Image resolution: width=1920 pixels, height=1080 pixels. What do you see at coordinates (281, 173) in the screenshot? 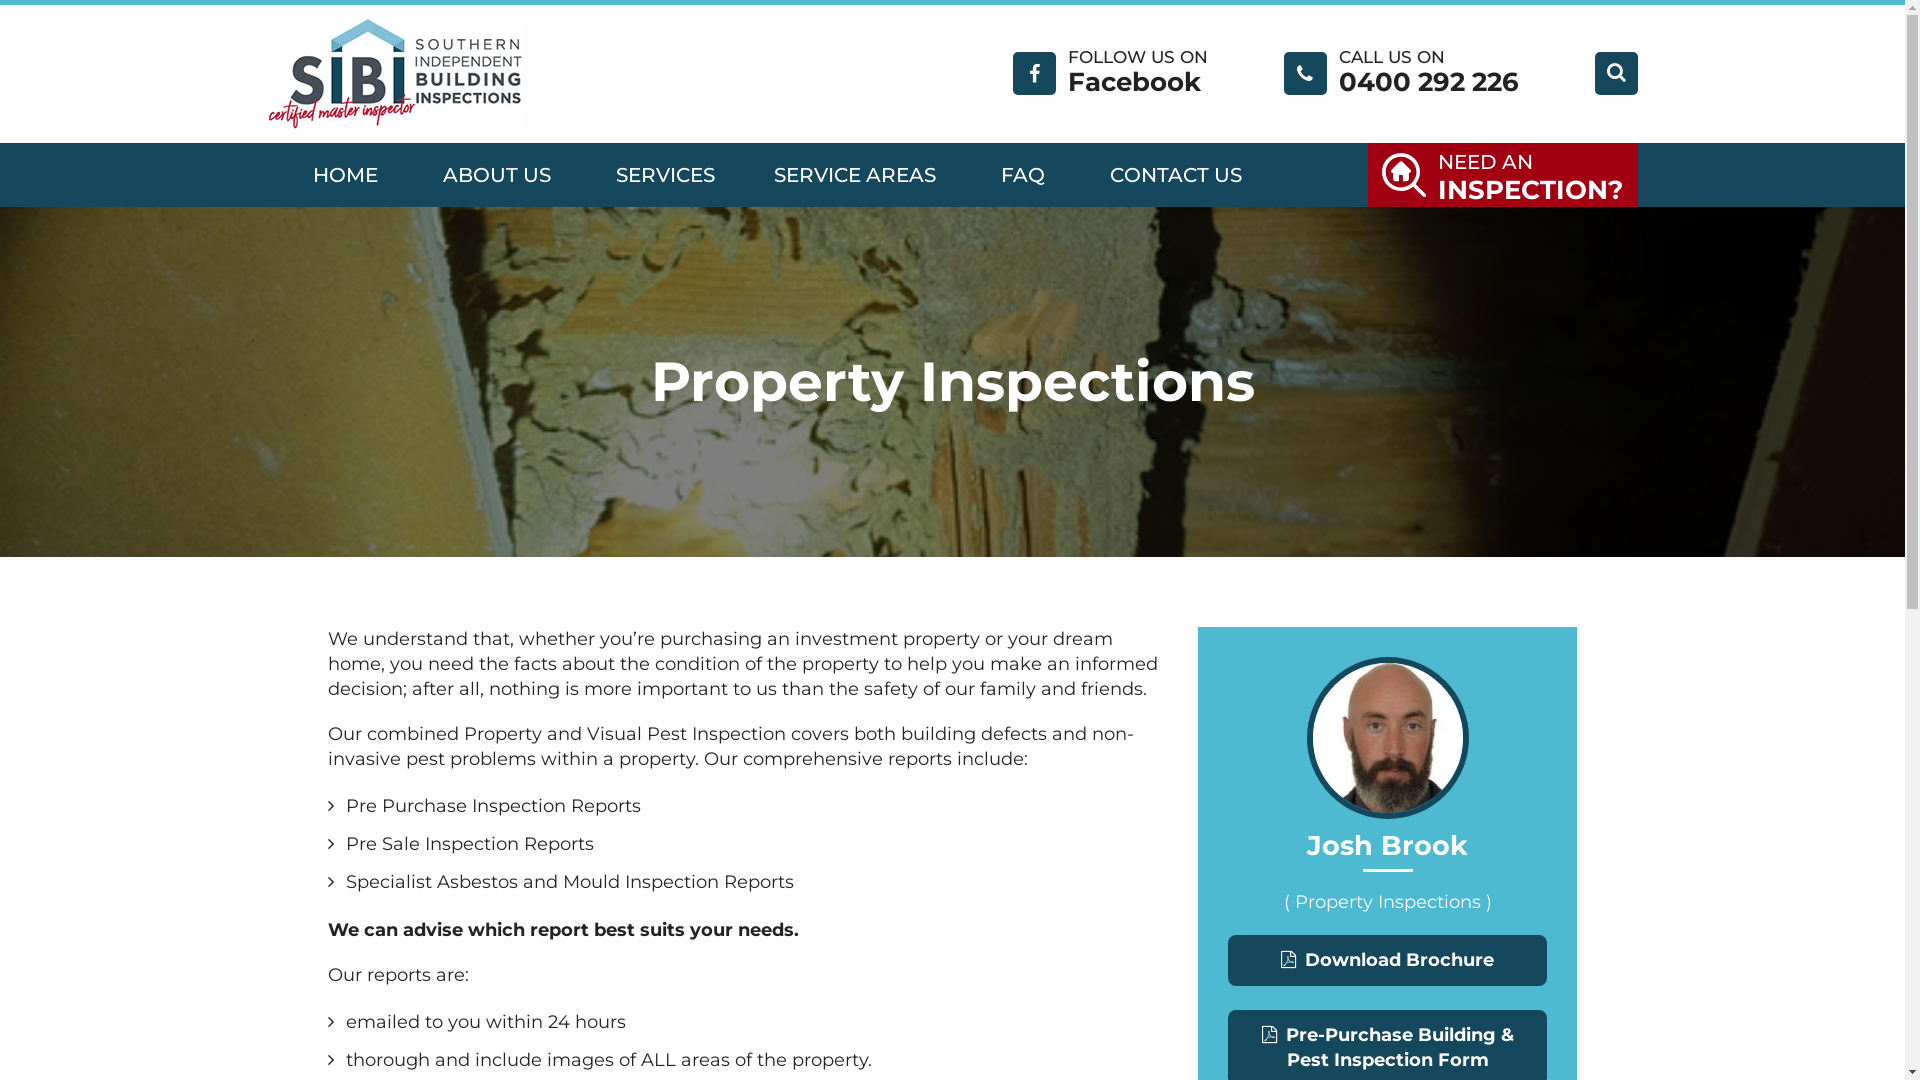
I see `'HOME'` at bounding box center [281, 173].